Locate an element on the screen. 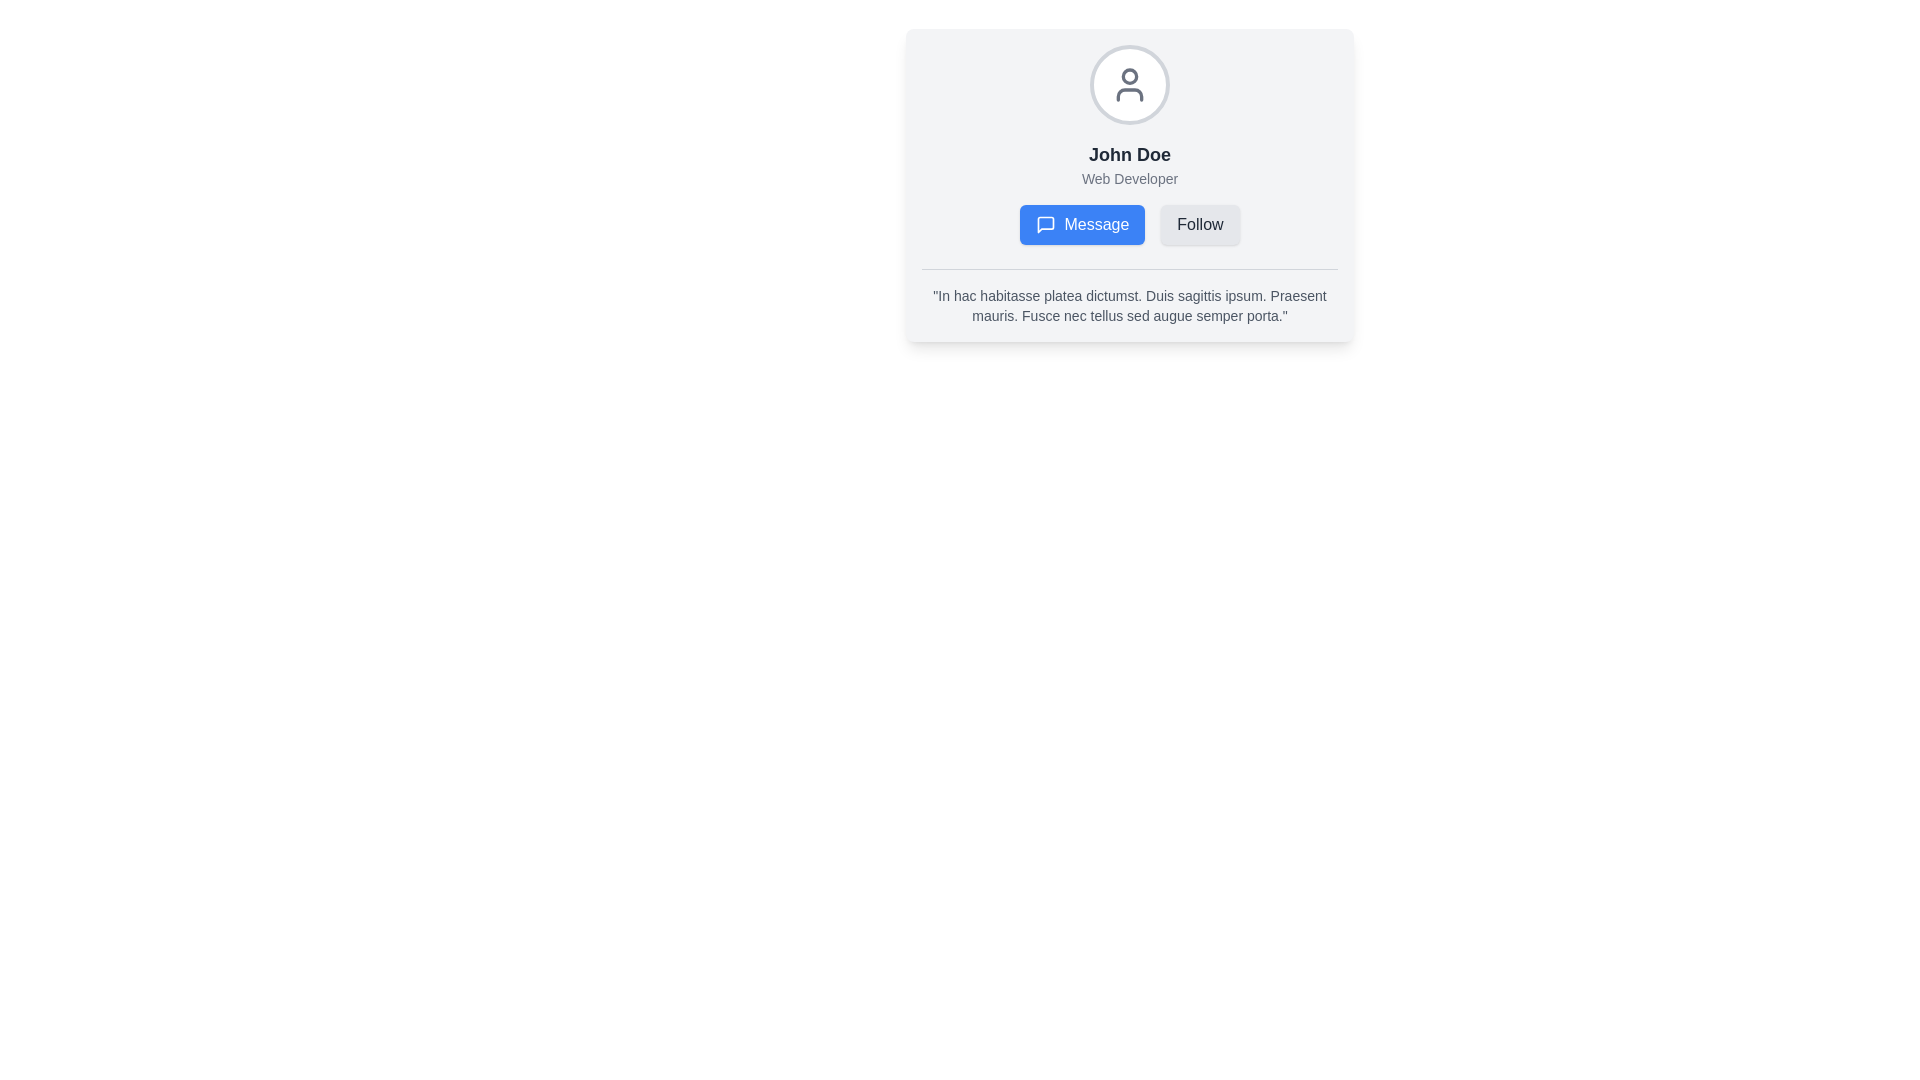 The width and height of the screenshot is (1920, 1080). the 'Message' button which contains a chat bubble icon to initiate a message is located at coordinates (1045, 224).